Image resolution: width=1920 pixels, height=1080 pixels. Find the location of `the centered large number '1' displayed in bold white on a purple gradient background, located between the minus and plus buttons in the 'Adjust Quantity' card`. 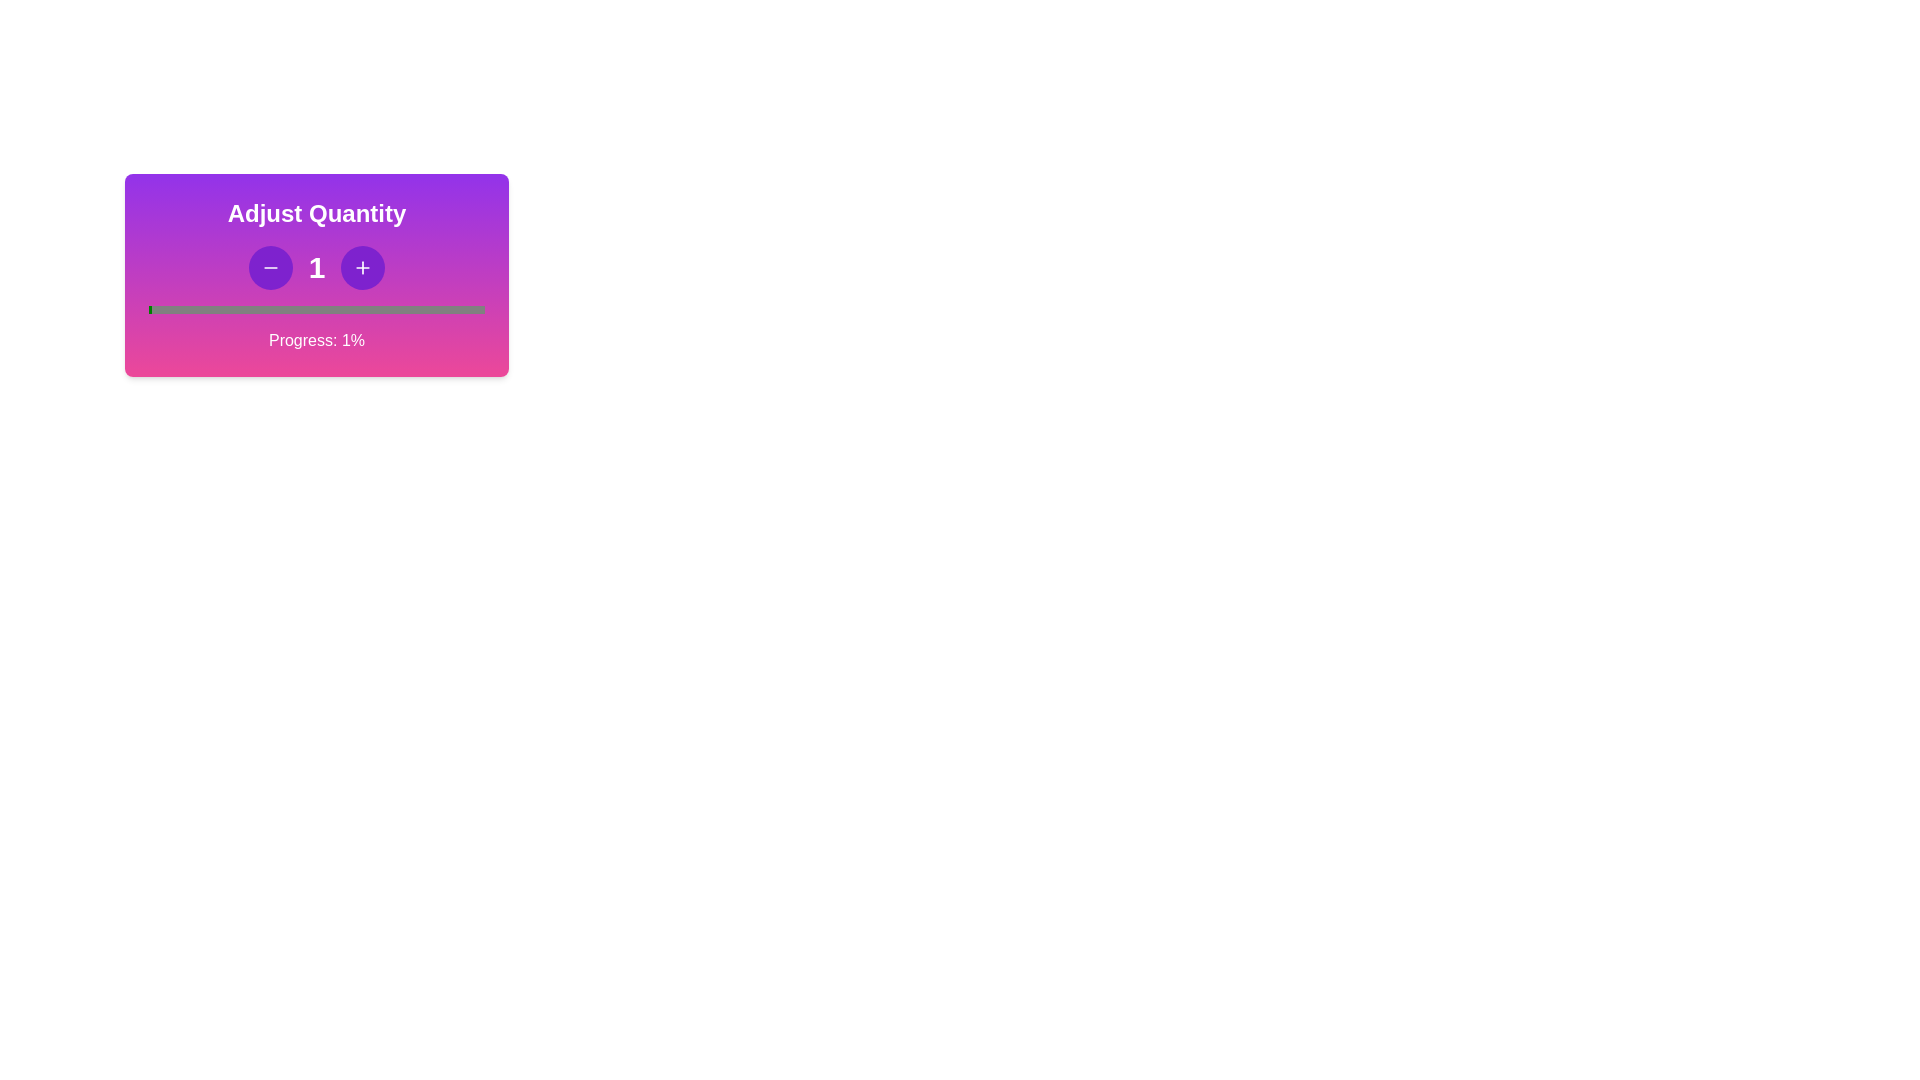

the centered large number '1' displayed in bold white on a purple gradient background, located between the minus and plus buttons in the 'Adjust Quantity' card is located at coordinates (315, 266).